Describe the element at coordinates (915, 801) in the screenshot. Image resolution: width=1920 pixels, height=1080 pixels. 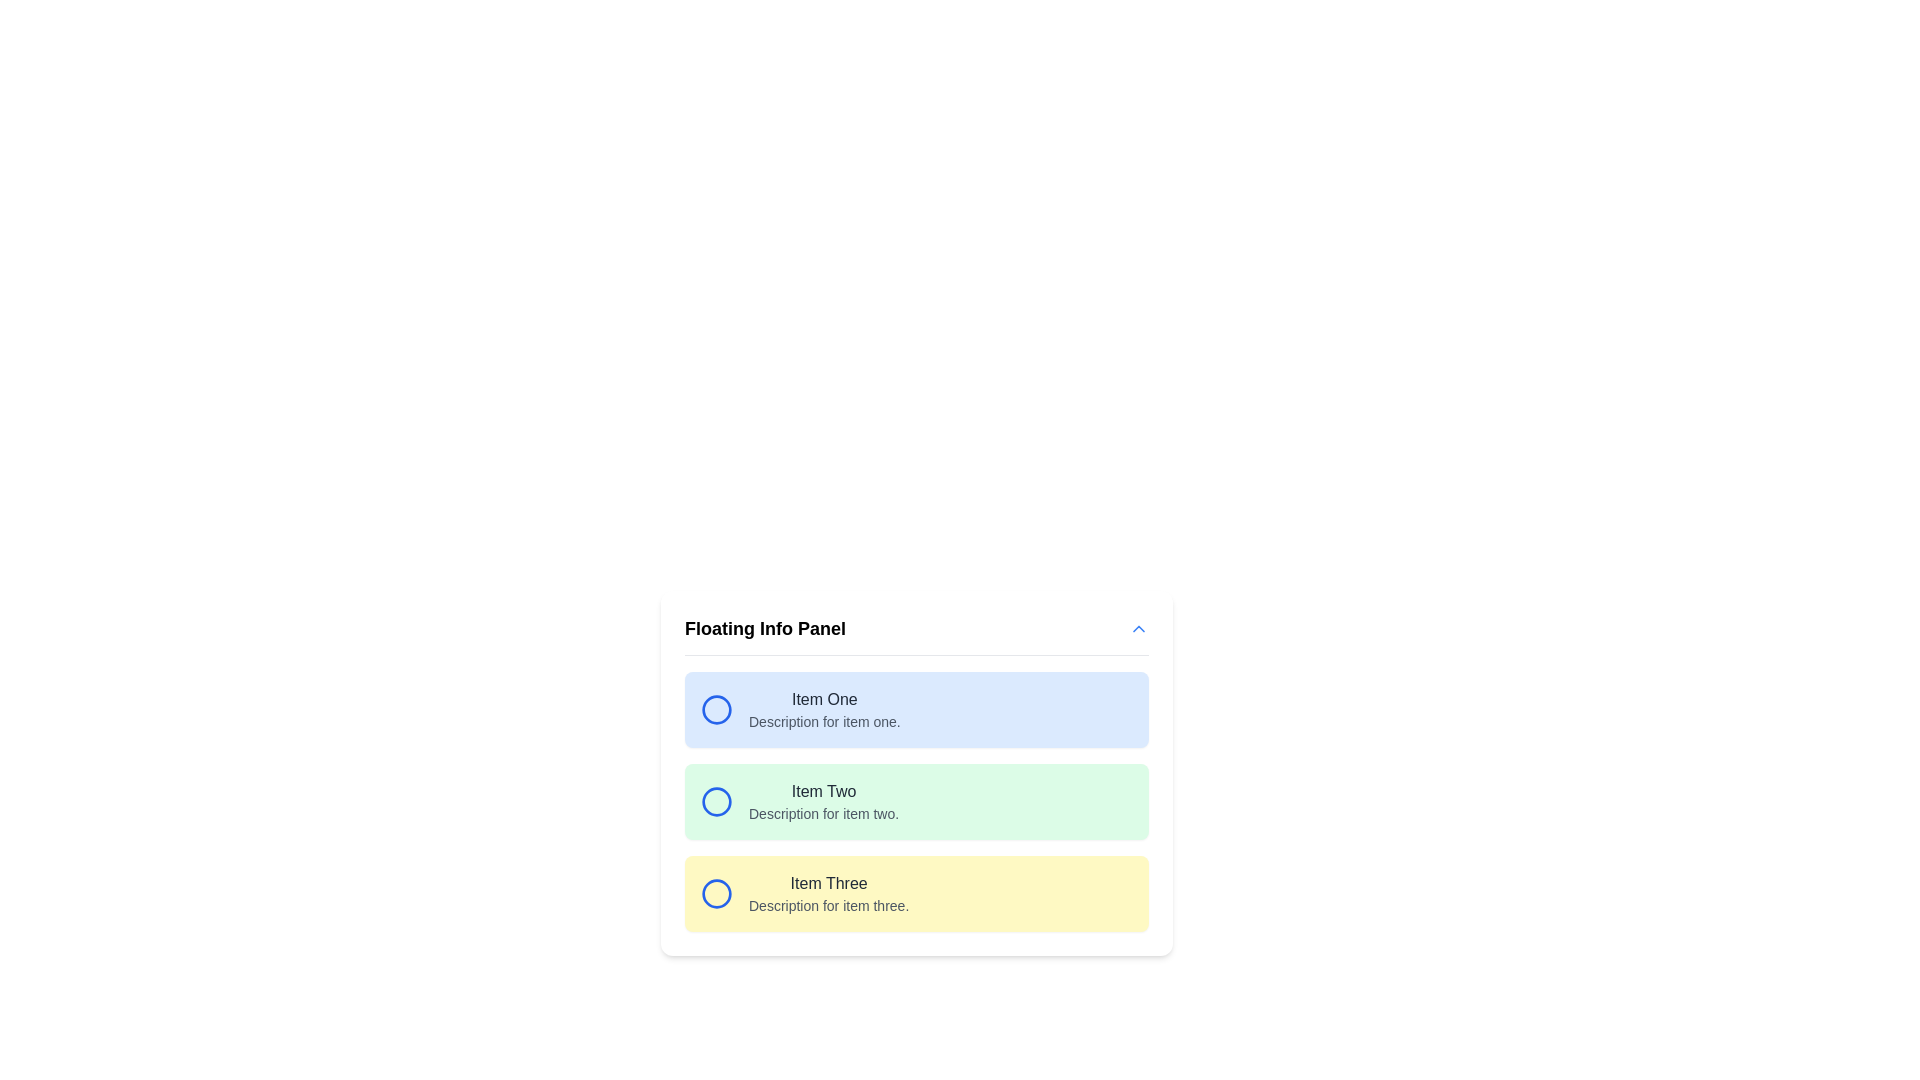
I see `the second item in the vertical list of cards within the 'Floating Info Panel', which represents 'Item Two'` at that location.